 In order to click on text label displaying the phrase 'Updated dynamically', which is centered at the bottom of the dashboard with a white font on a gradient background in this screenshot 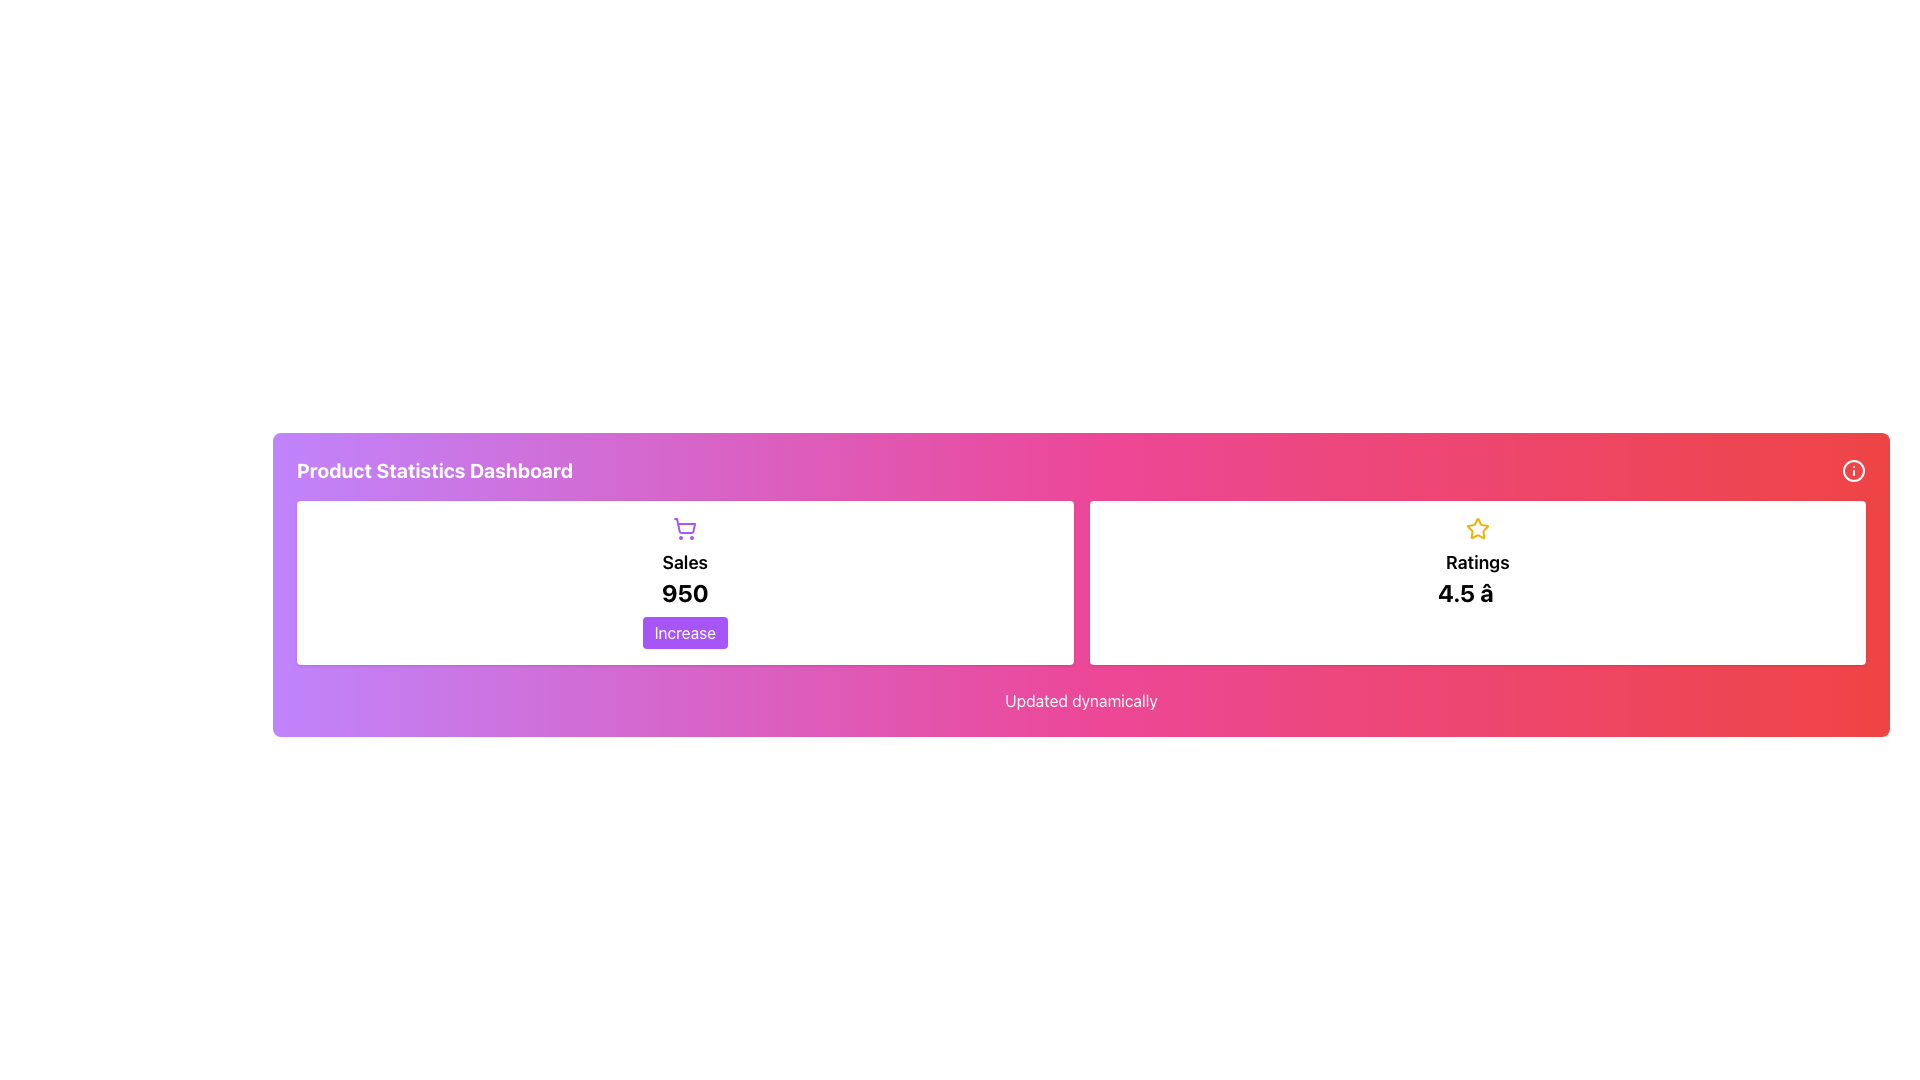, I will do `click(1080, 700)`.